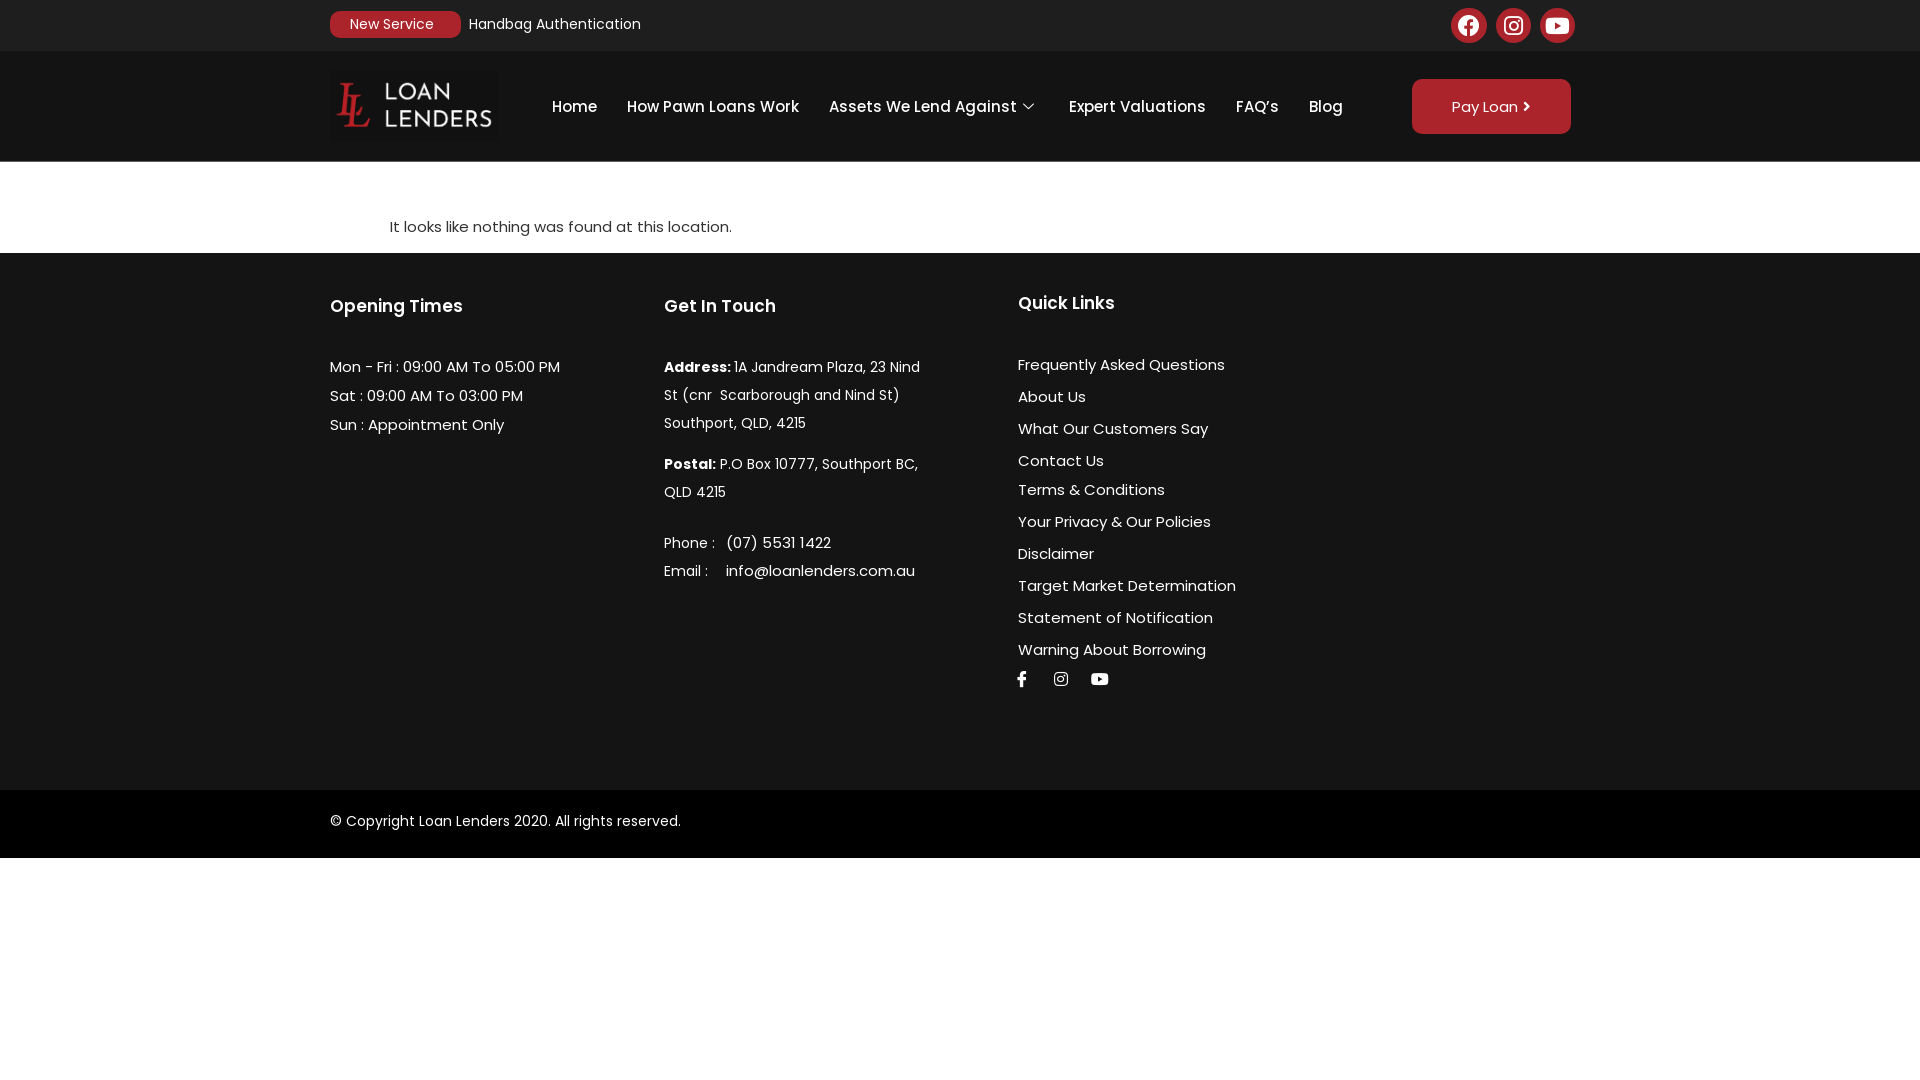 The width and height of the screenshot is (1920, 1080). Describe the element at coordinates (1141, 364) in the screenshot. I see `'Frequently Asked Questions'` at that location.